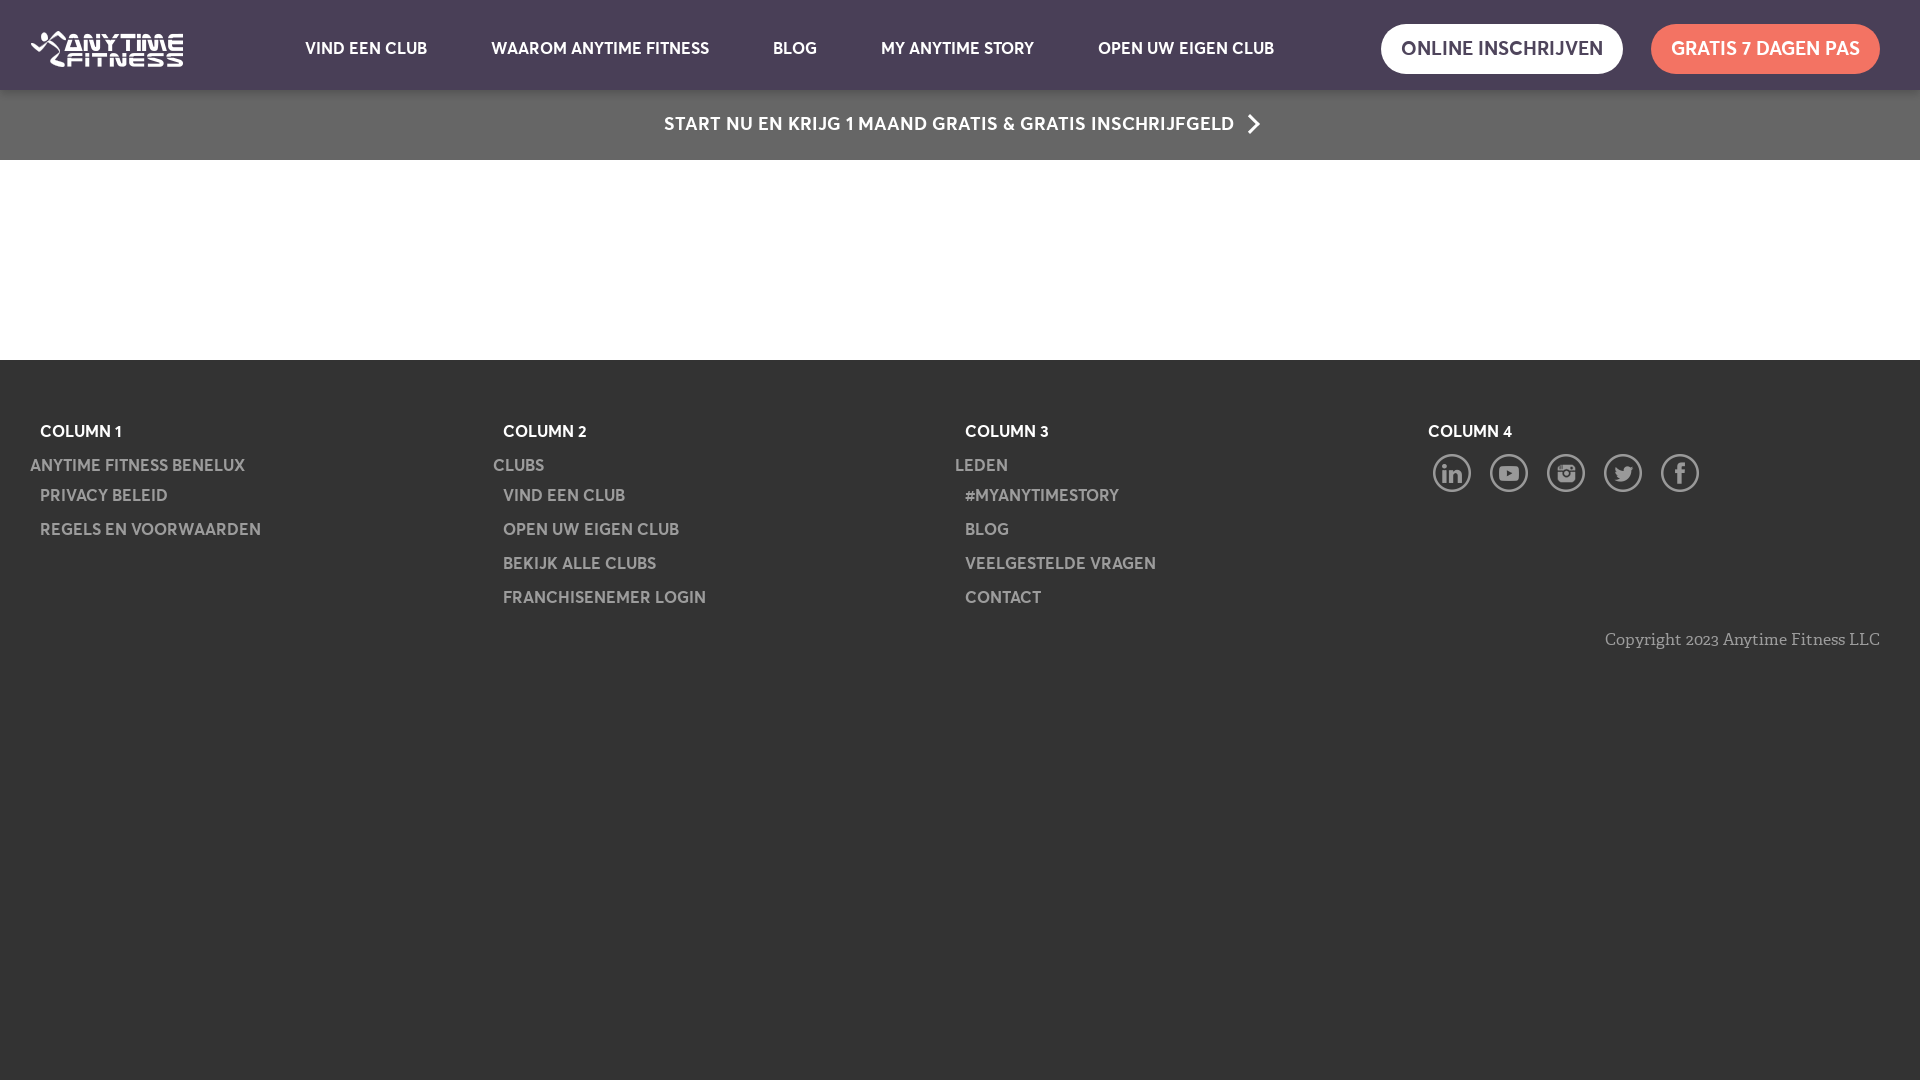 Image resolution: width=1920 pixels, height=1080 pixels. What do you see at coordinates (602, 596) in the screenshot?
I see `'FRANCHISENEMER LOGIN'` at bounding box center [602, 596].